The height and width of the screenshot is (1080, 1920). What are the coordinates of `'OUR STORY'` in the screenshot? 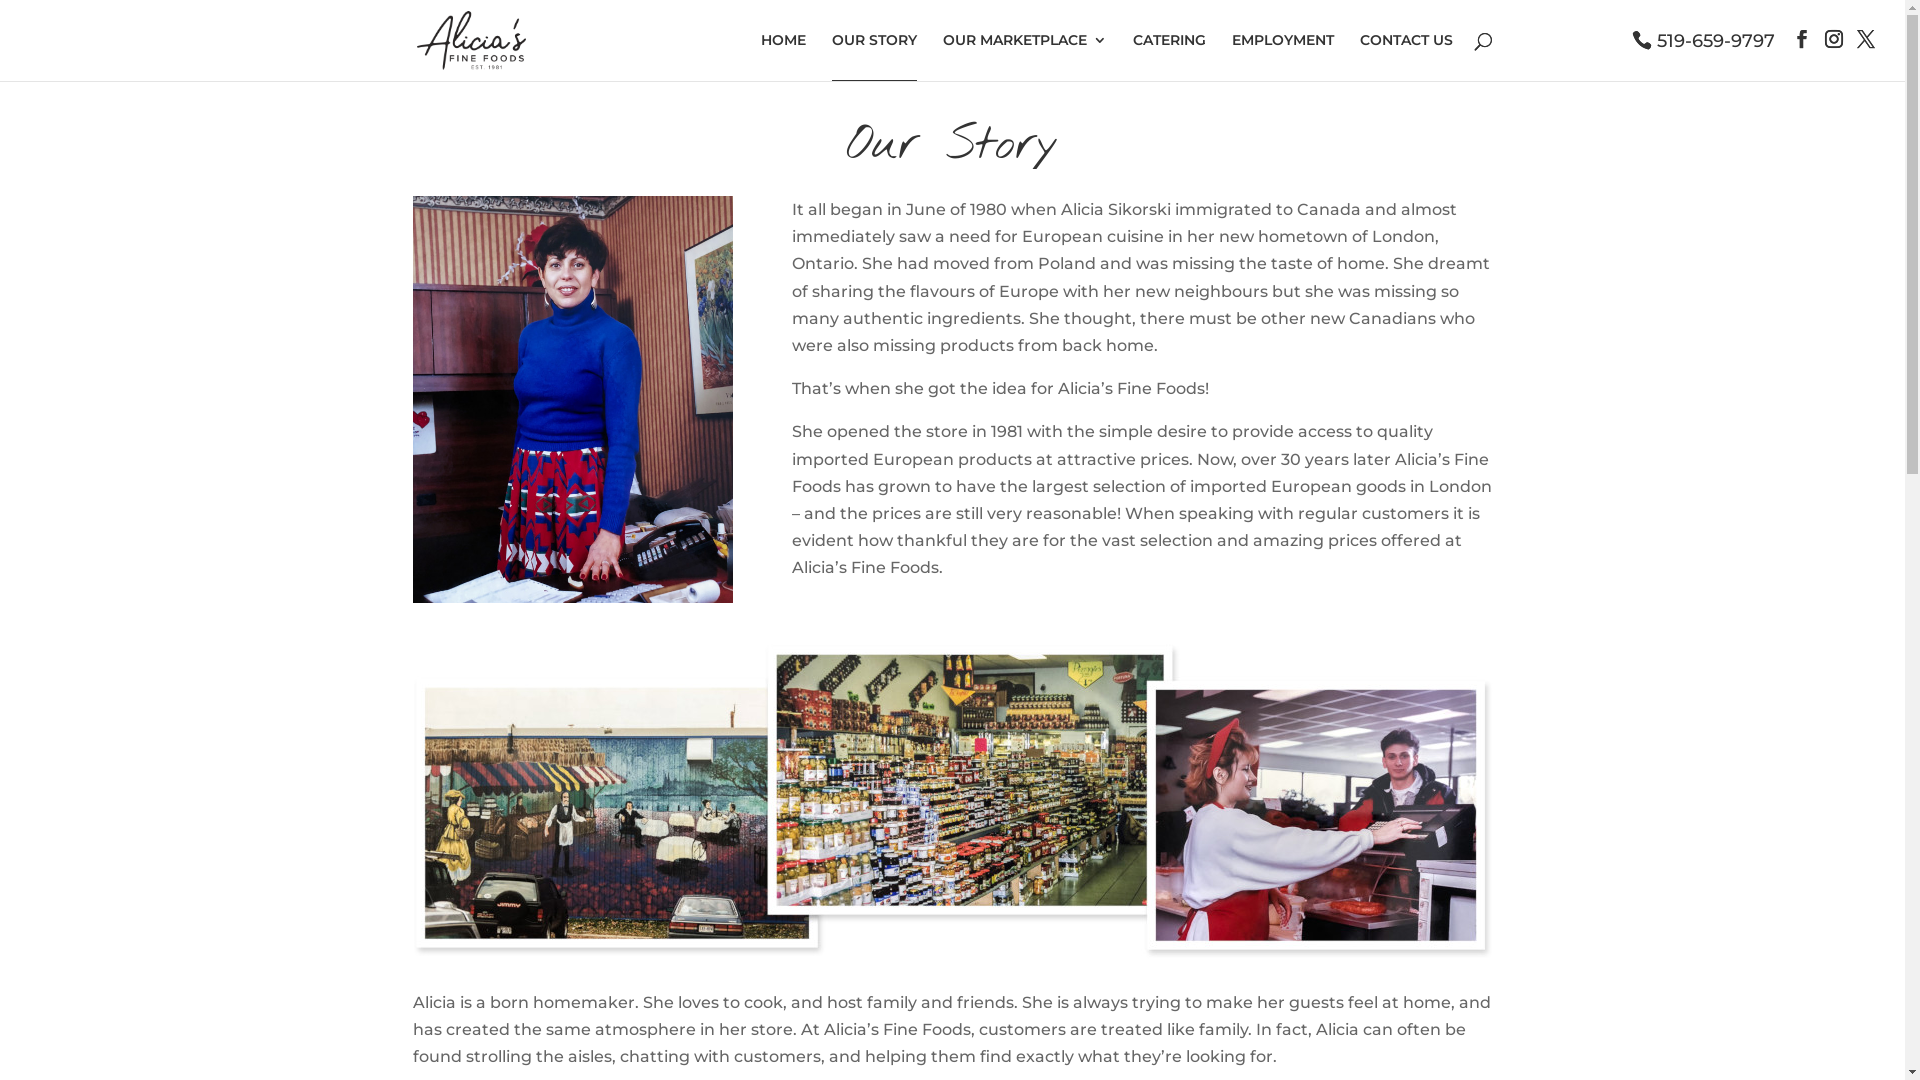 It's located at (874, 56).